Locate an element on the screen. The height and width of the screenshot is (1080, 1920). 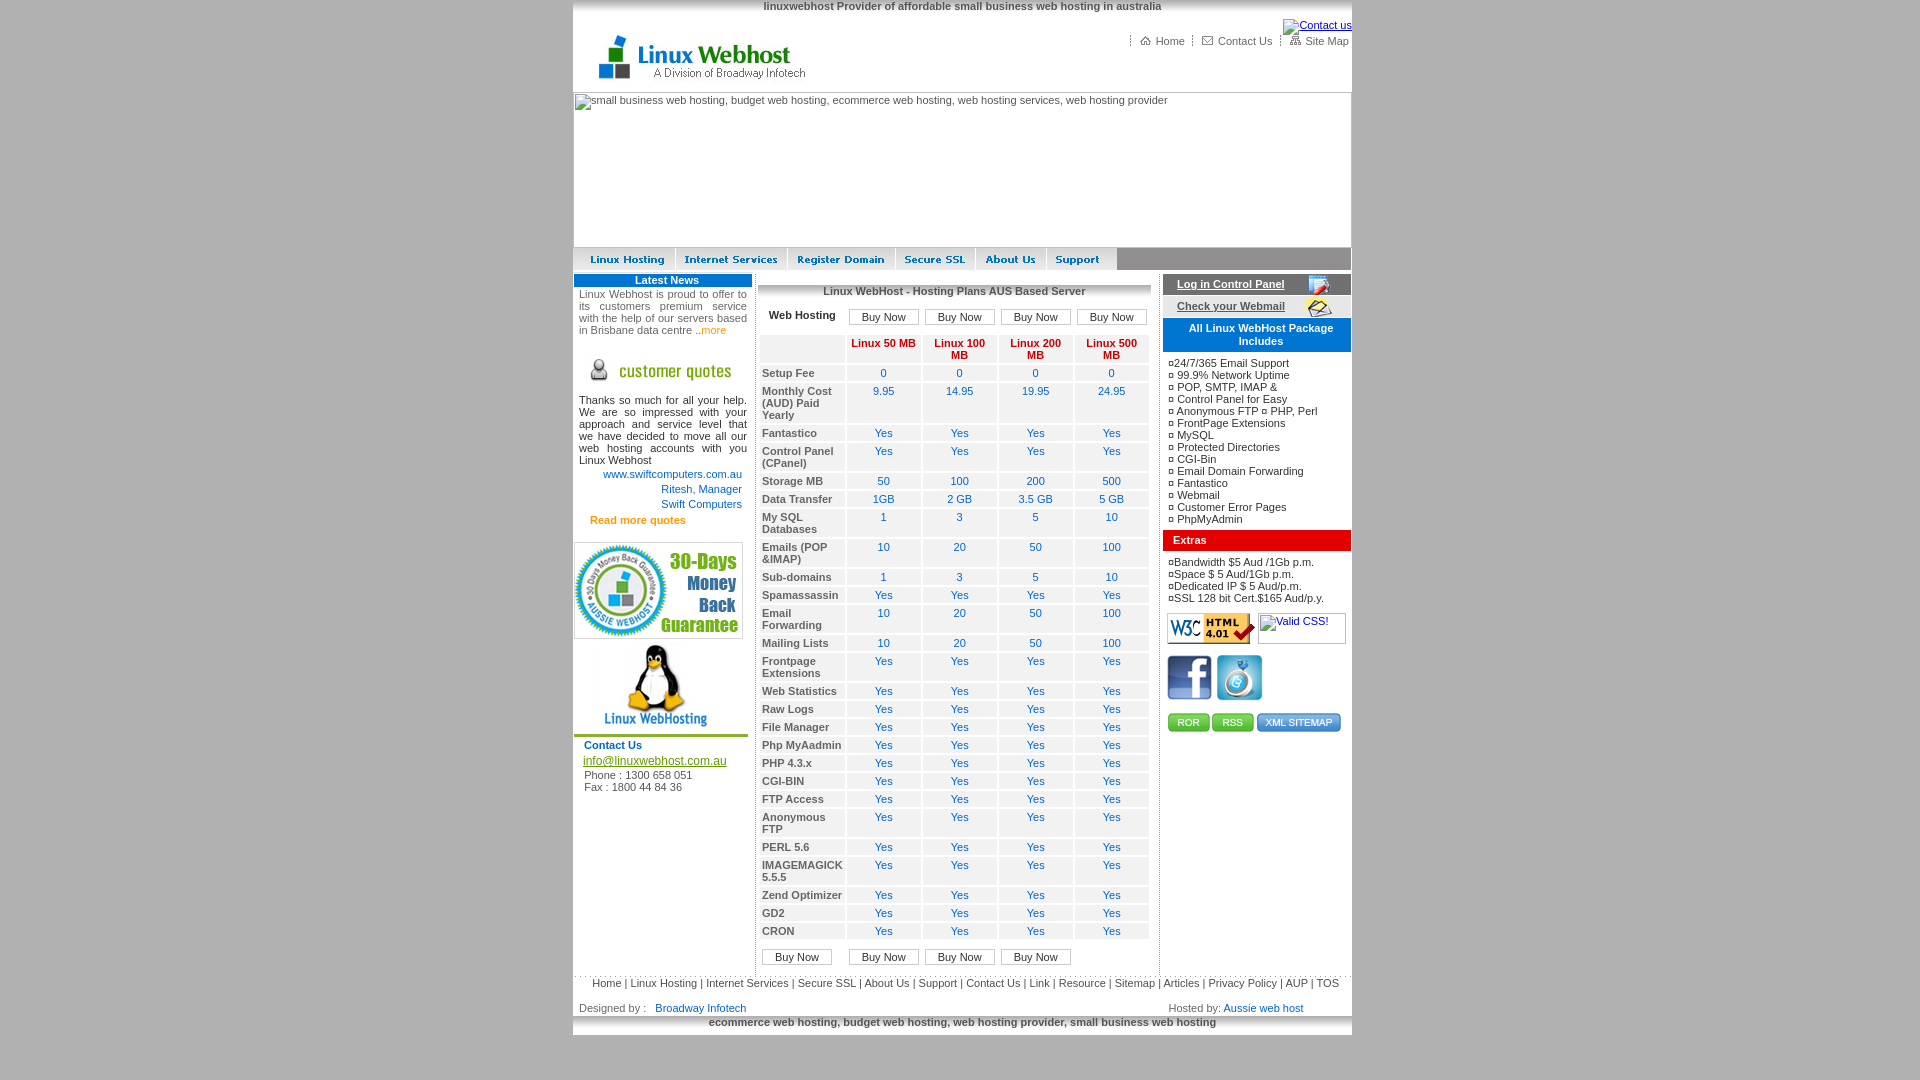
'TOS' is located at coordinates (1316, 982).